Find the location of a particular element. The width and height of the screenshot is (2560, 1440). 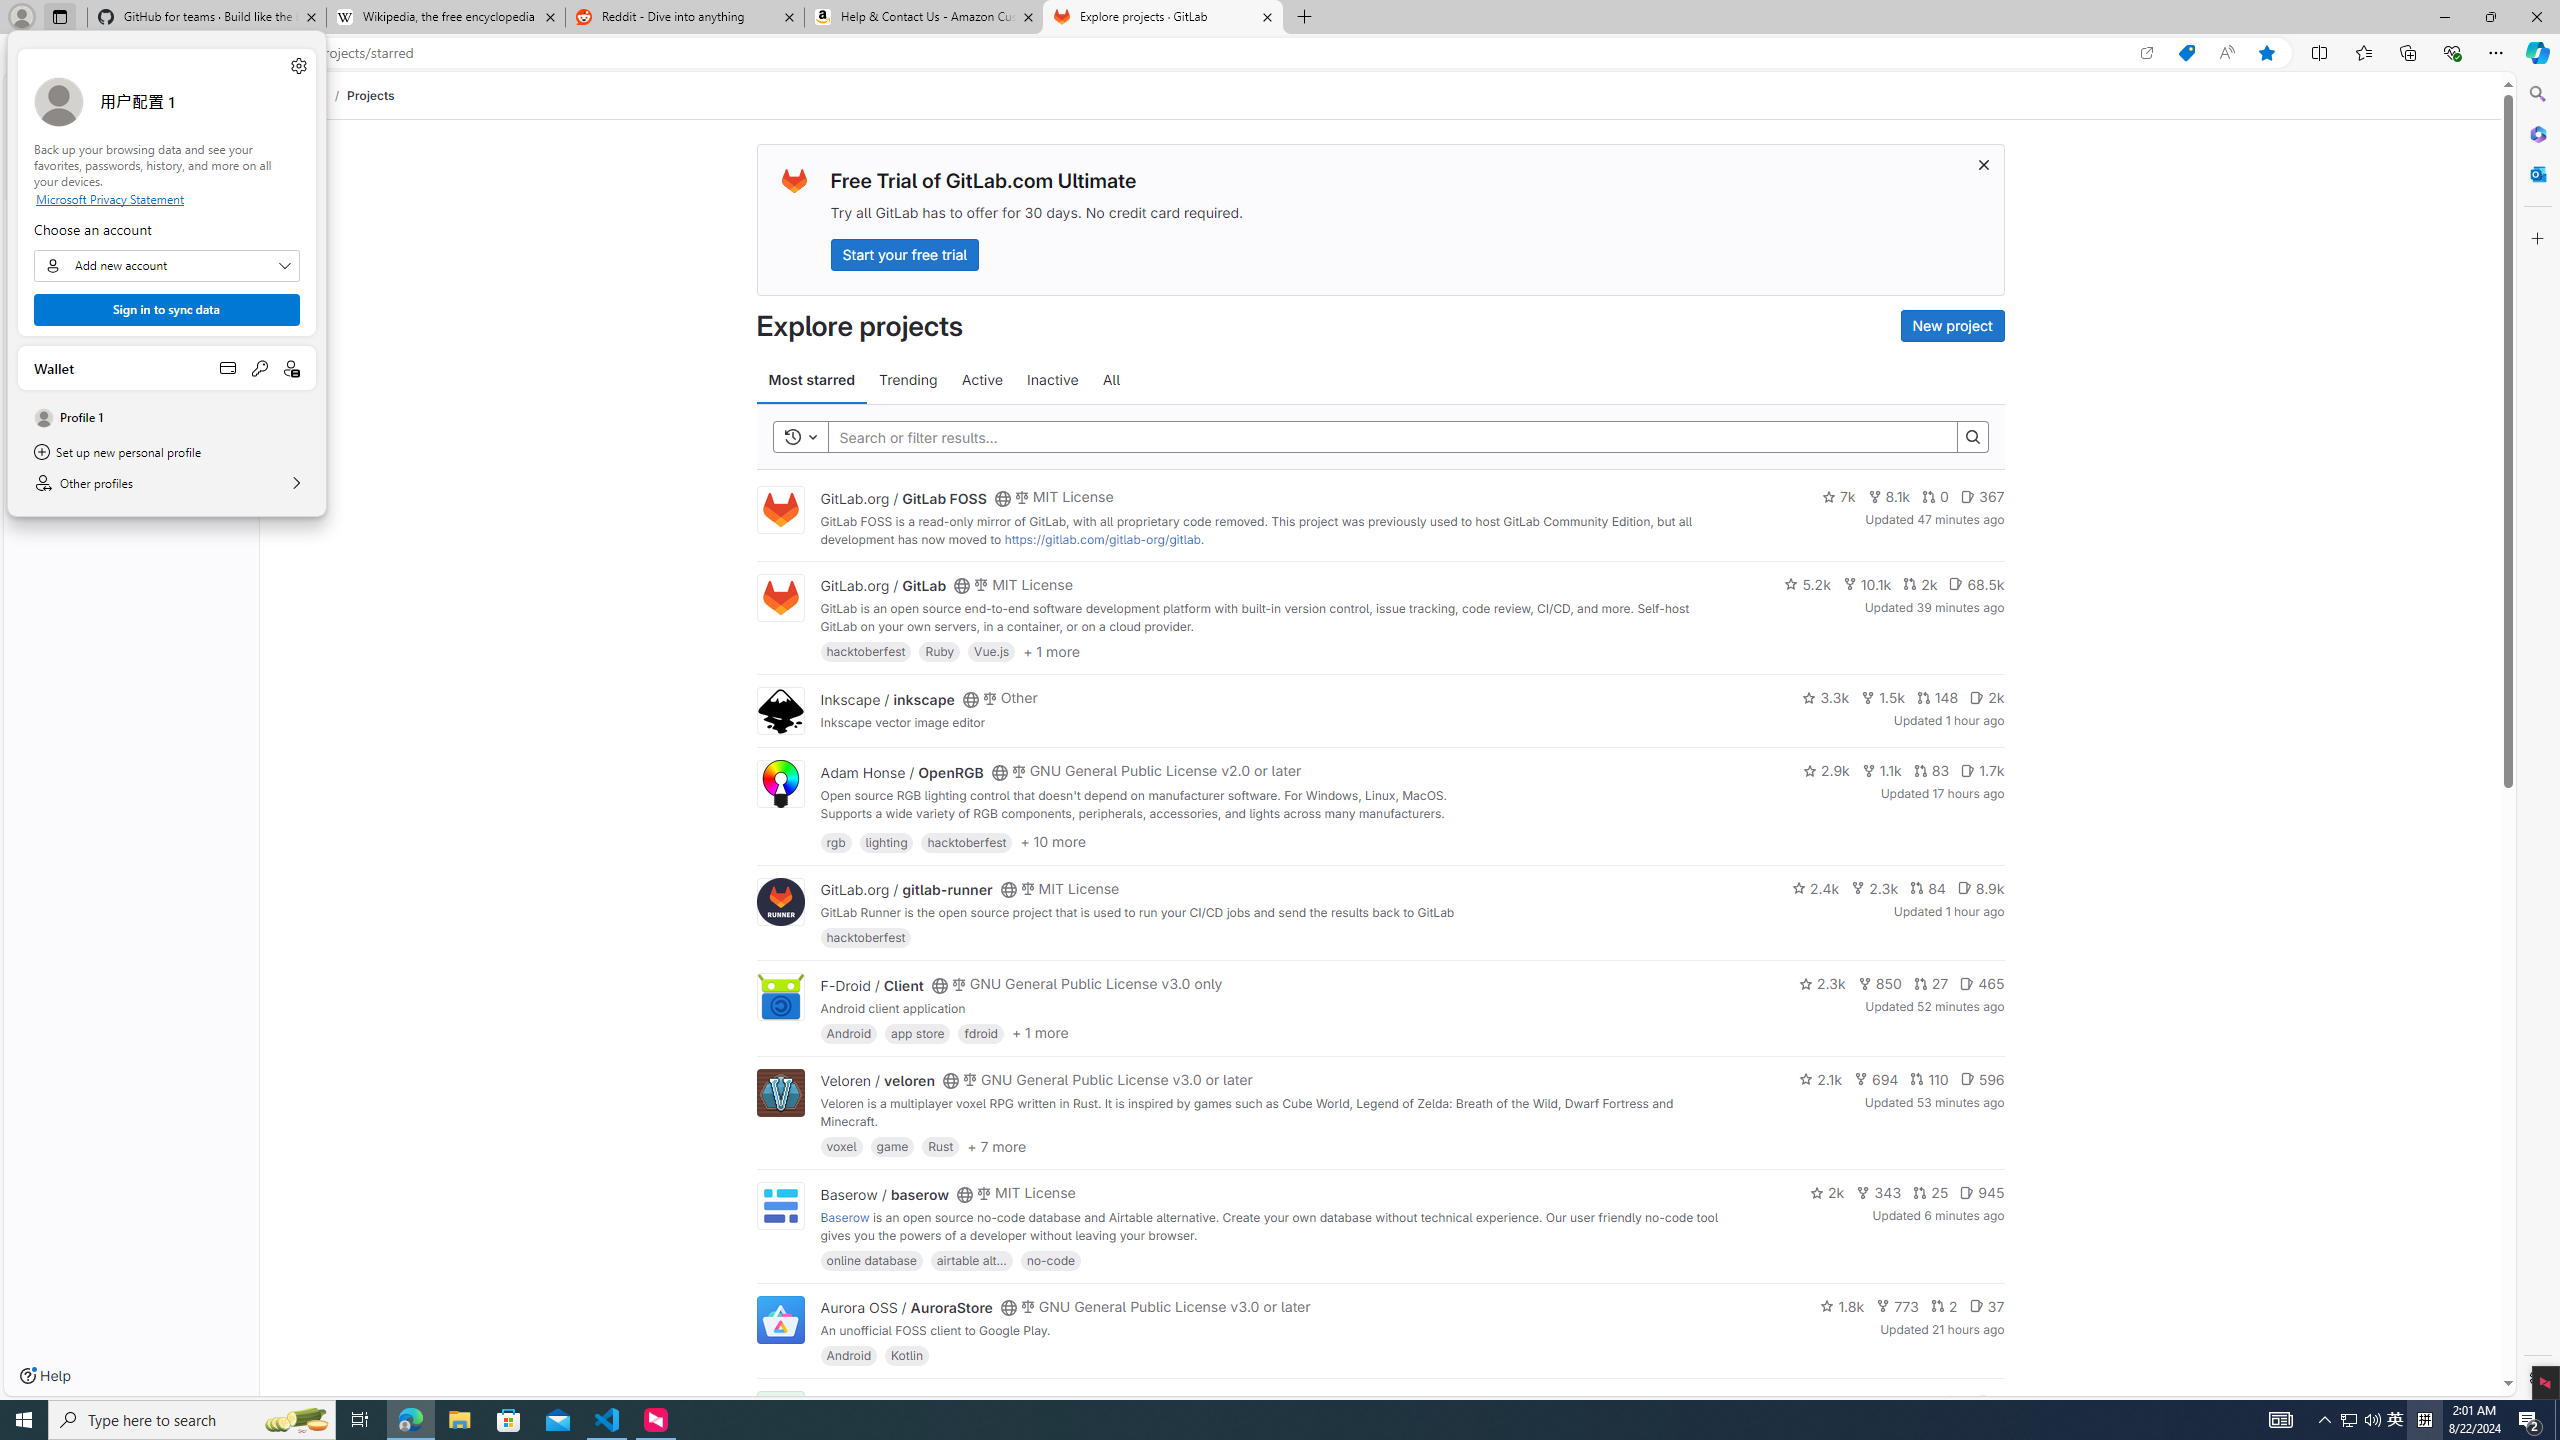

'1.4k' is located at coordinates (1852, 1401).